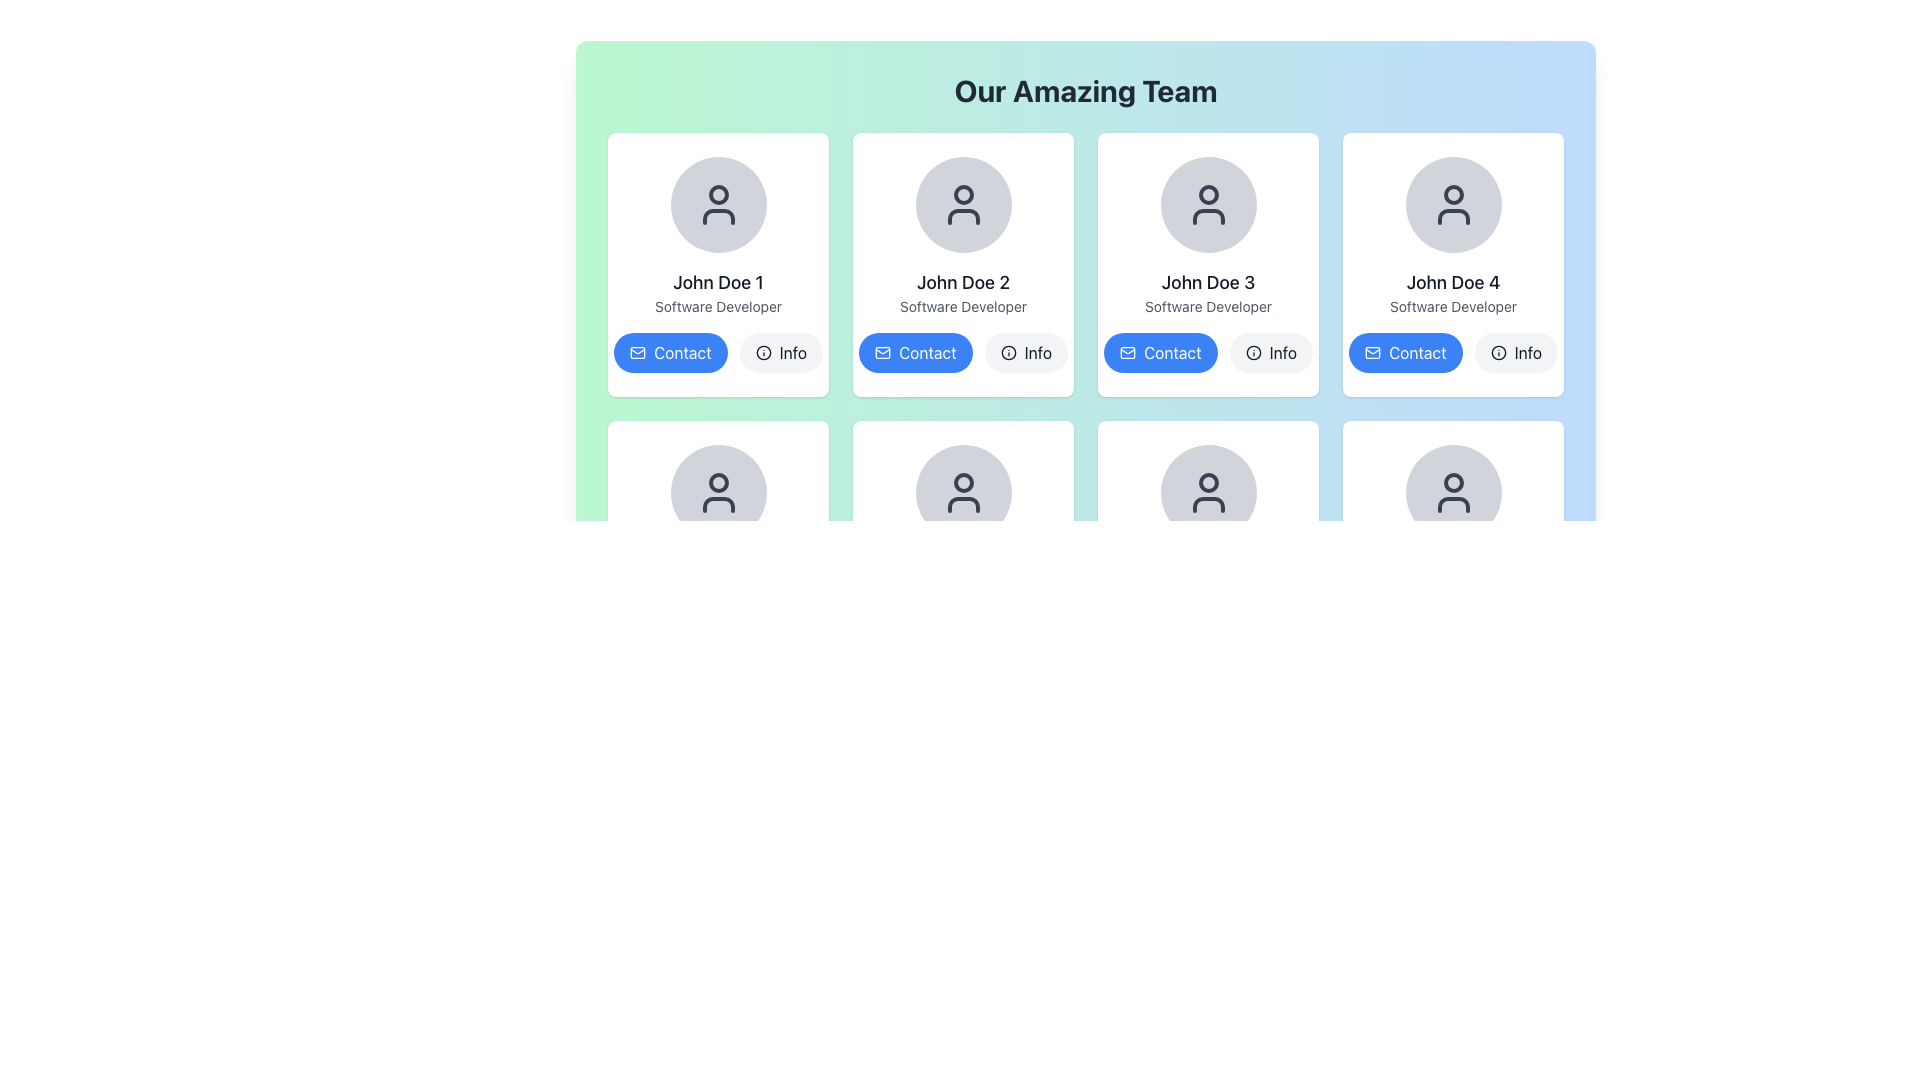  Describe the element at coordinates (1037, 352) in the screenshot. I see `the 'Info' button, which displays the text in bold sans-serif font and is positioned to the right of the 'Contact' button within the card for 'John Doe 2'` at that location.